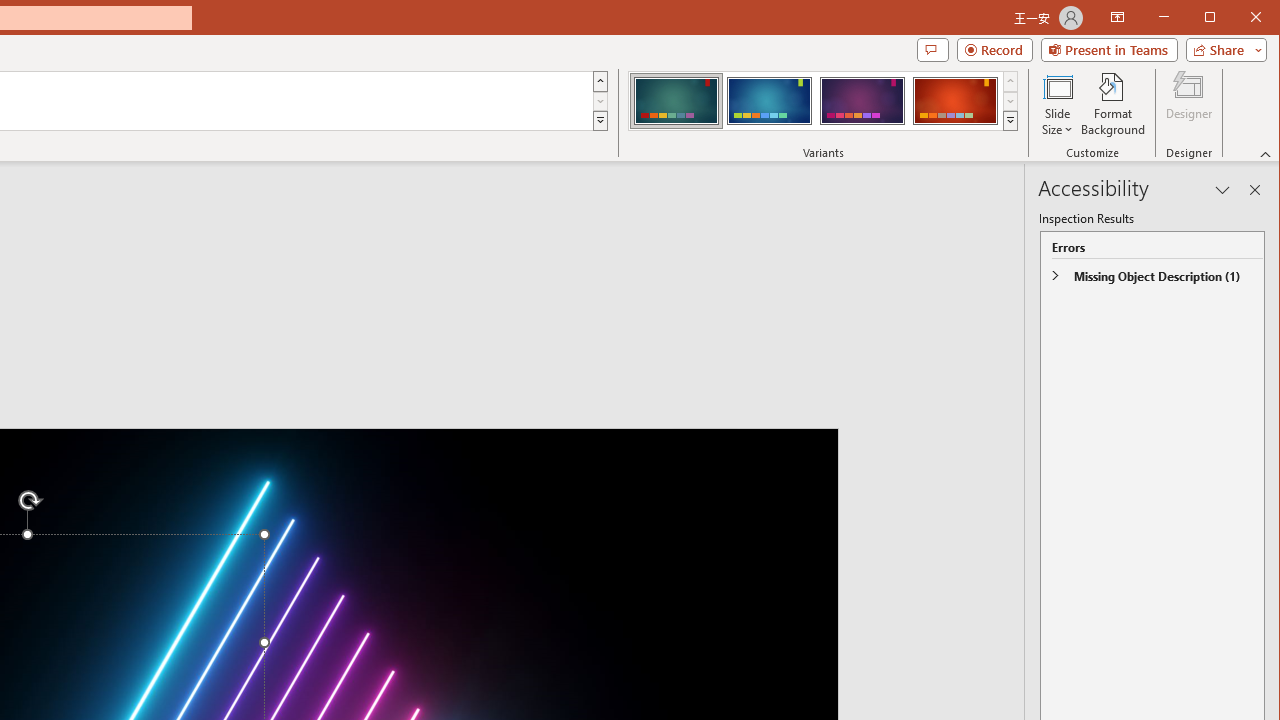  Describe the element at coordinates (676, 100) in the screenshot. I see `'Ion Variant 1'` at that location.